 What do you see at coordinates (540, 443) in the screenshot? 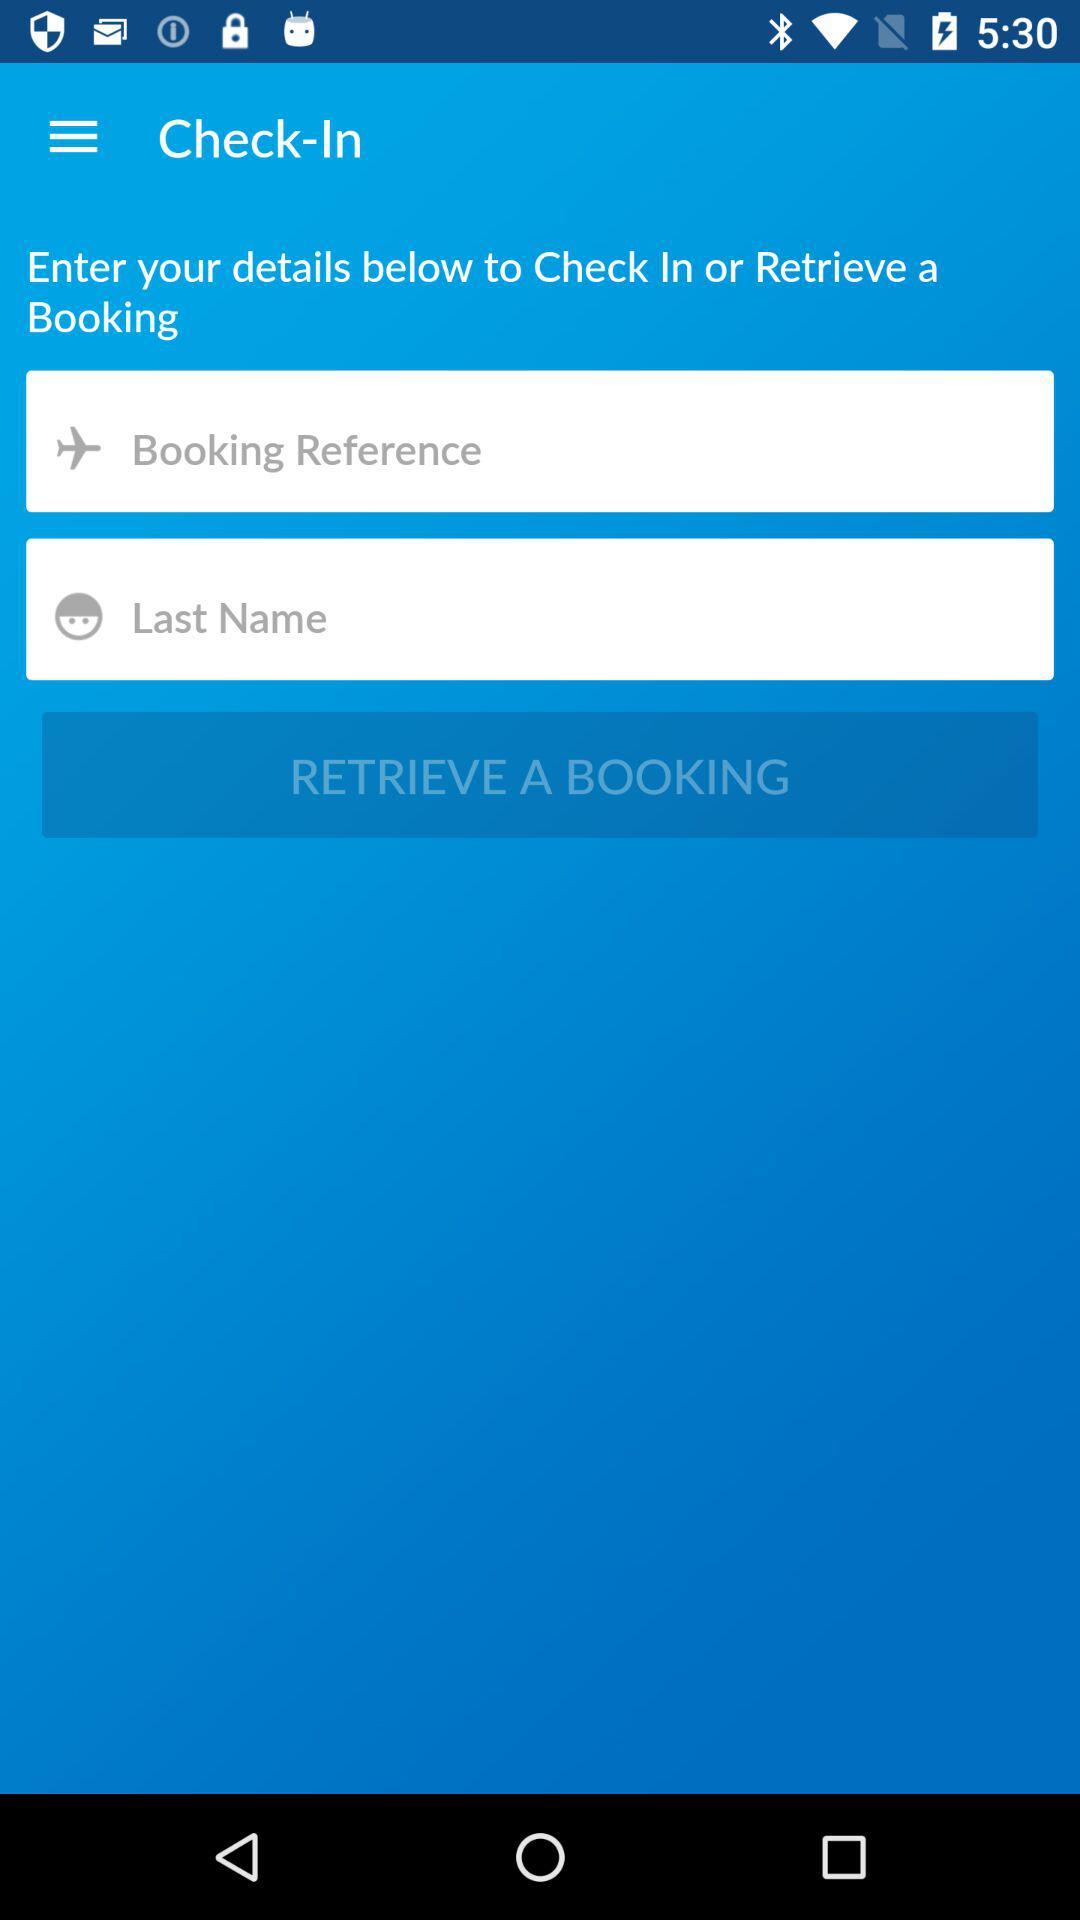
I see `booking reference` at bounding box center [540, 443].